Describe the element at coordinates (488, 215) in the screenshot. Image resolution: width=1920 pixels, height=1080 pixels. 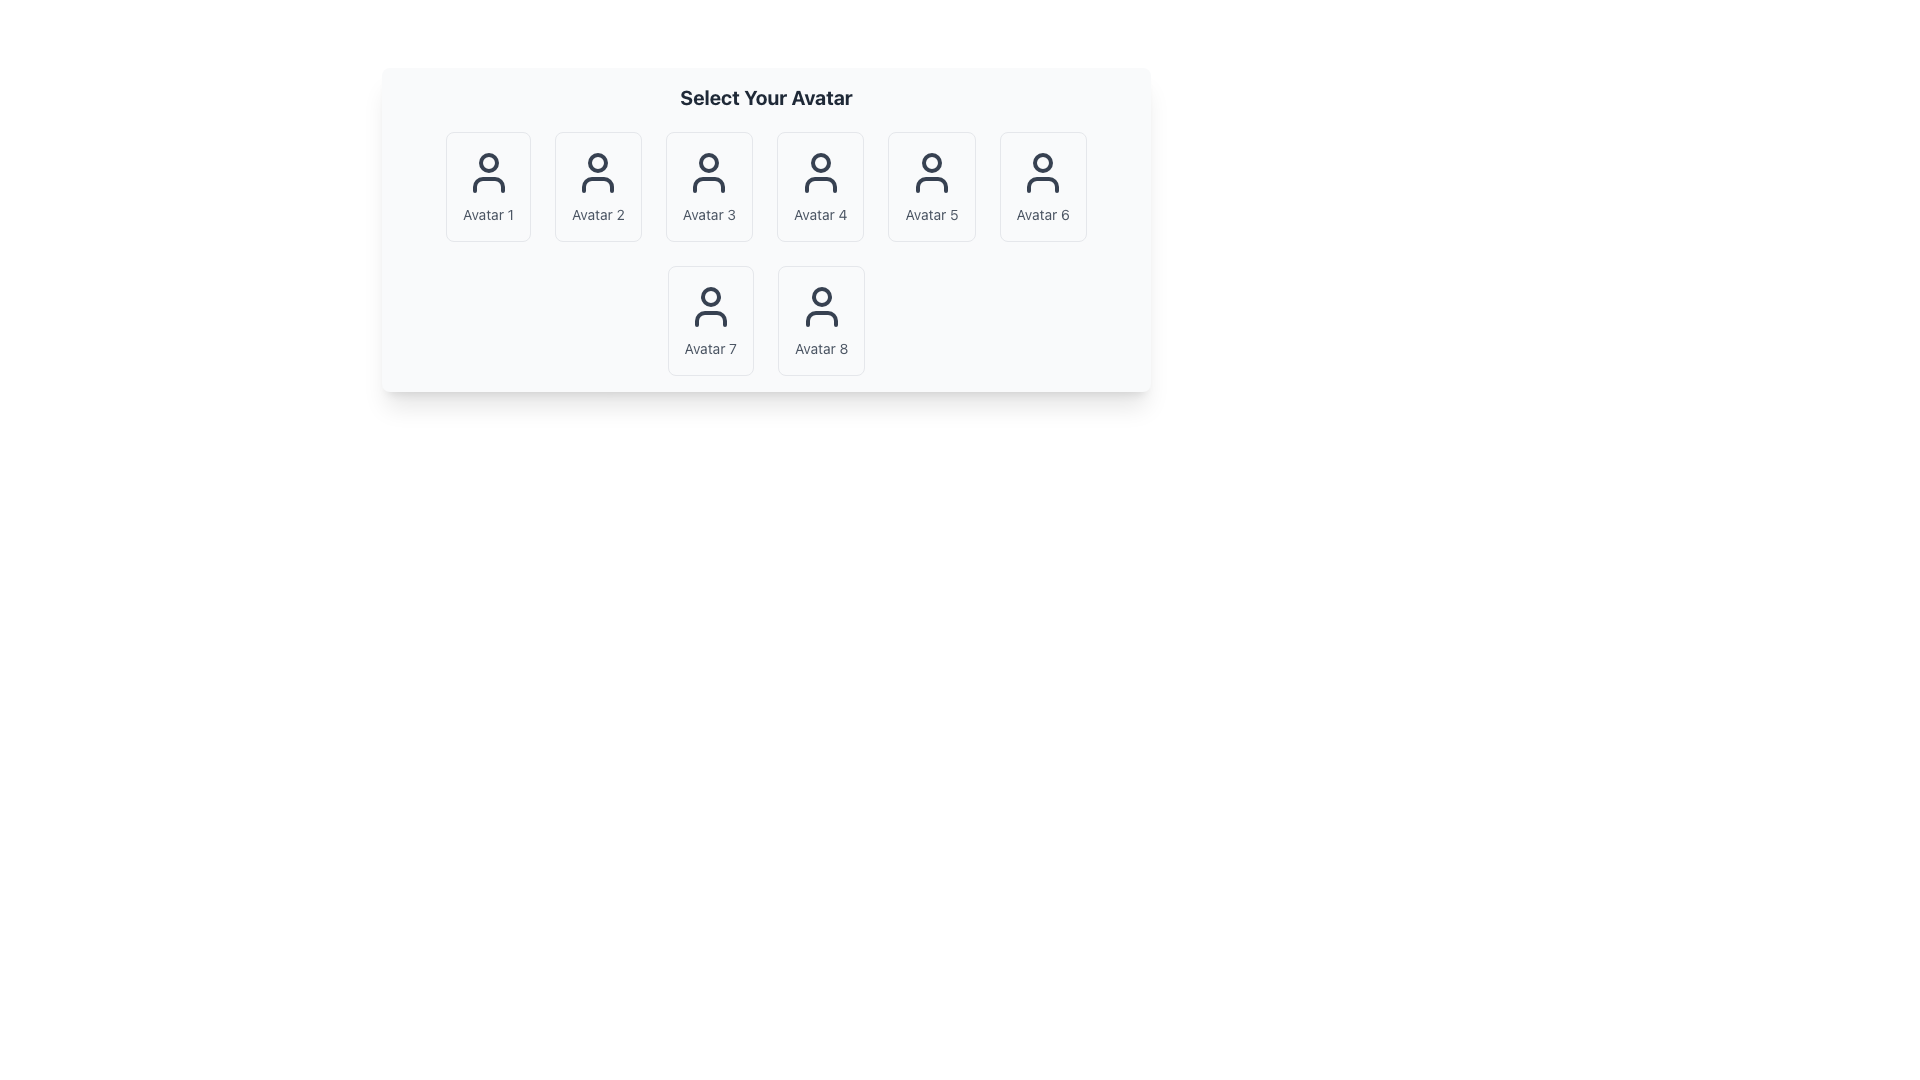
I see `the text label displaying 'Avatar 1', which is styled in light gray and located below the first avatar in a two-row grid` at that location.